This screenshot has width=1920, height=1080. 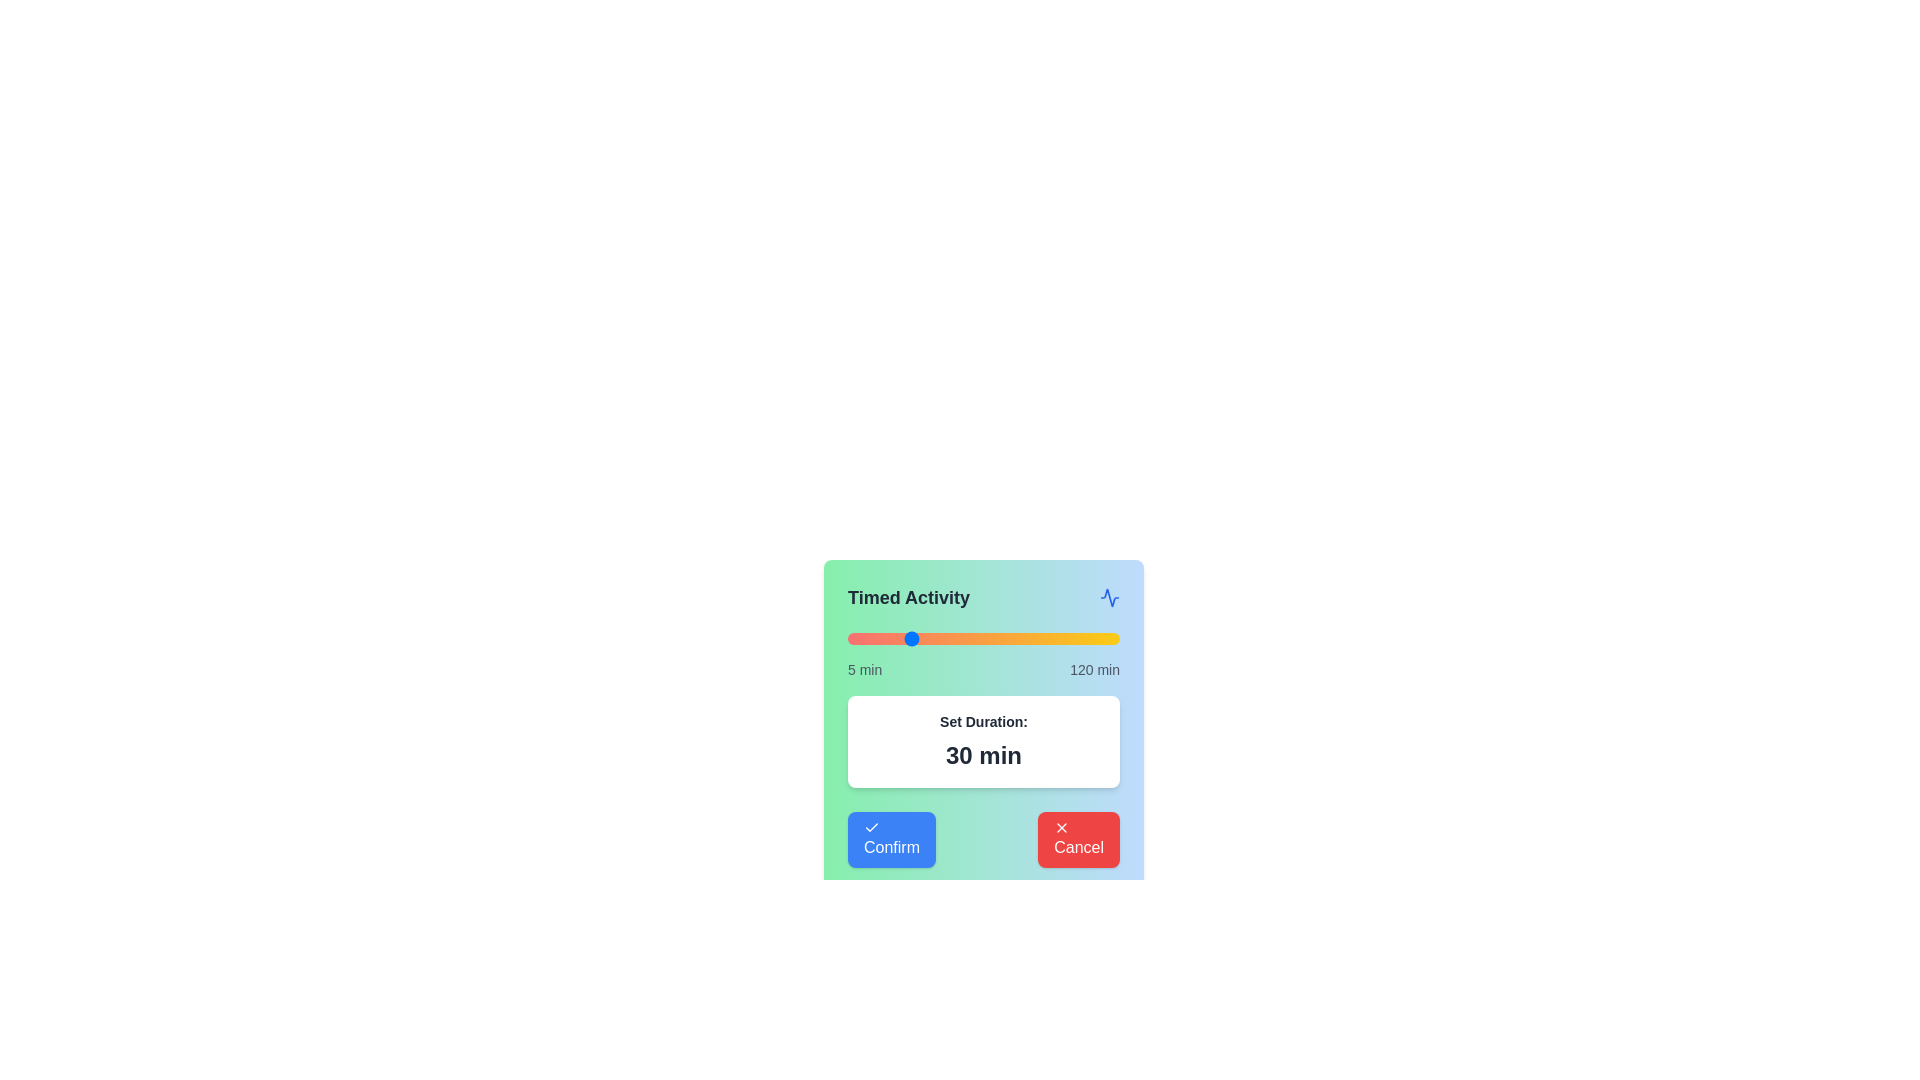 I want to click on the slider to set the activity duration to 119 minutes, so click(x=1116, y=639).